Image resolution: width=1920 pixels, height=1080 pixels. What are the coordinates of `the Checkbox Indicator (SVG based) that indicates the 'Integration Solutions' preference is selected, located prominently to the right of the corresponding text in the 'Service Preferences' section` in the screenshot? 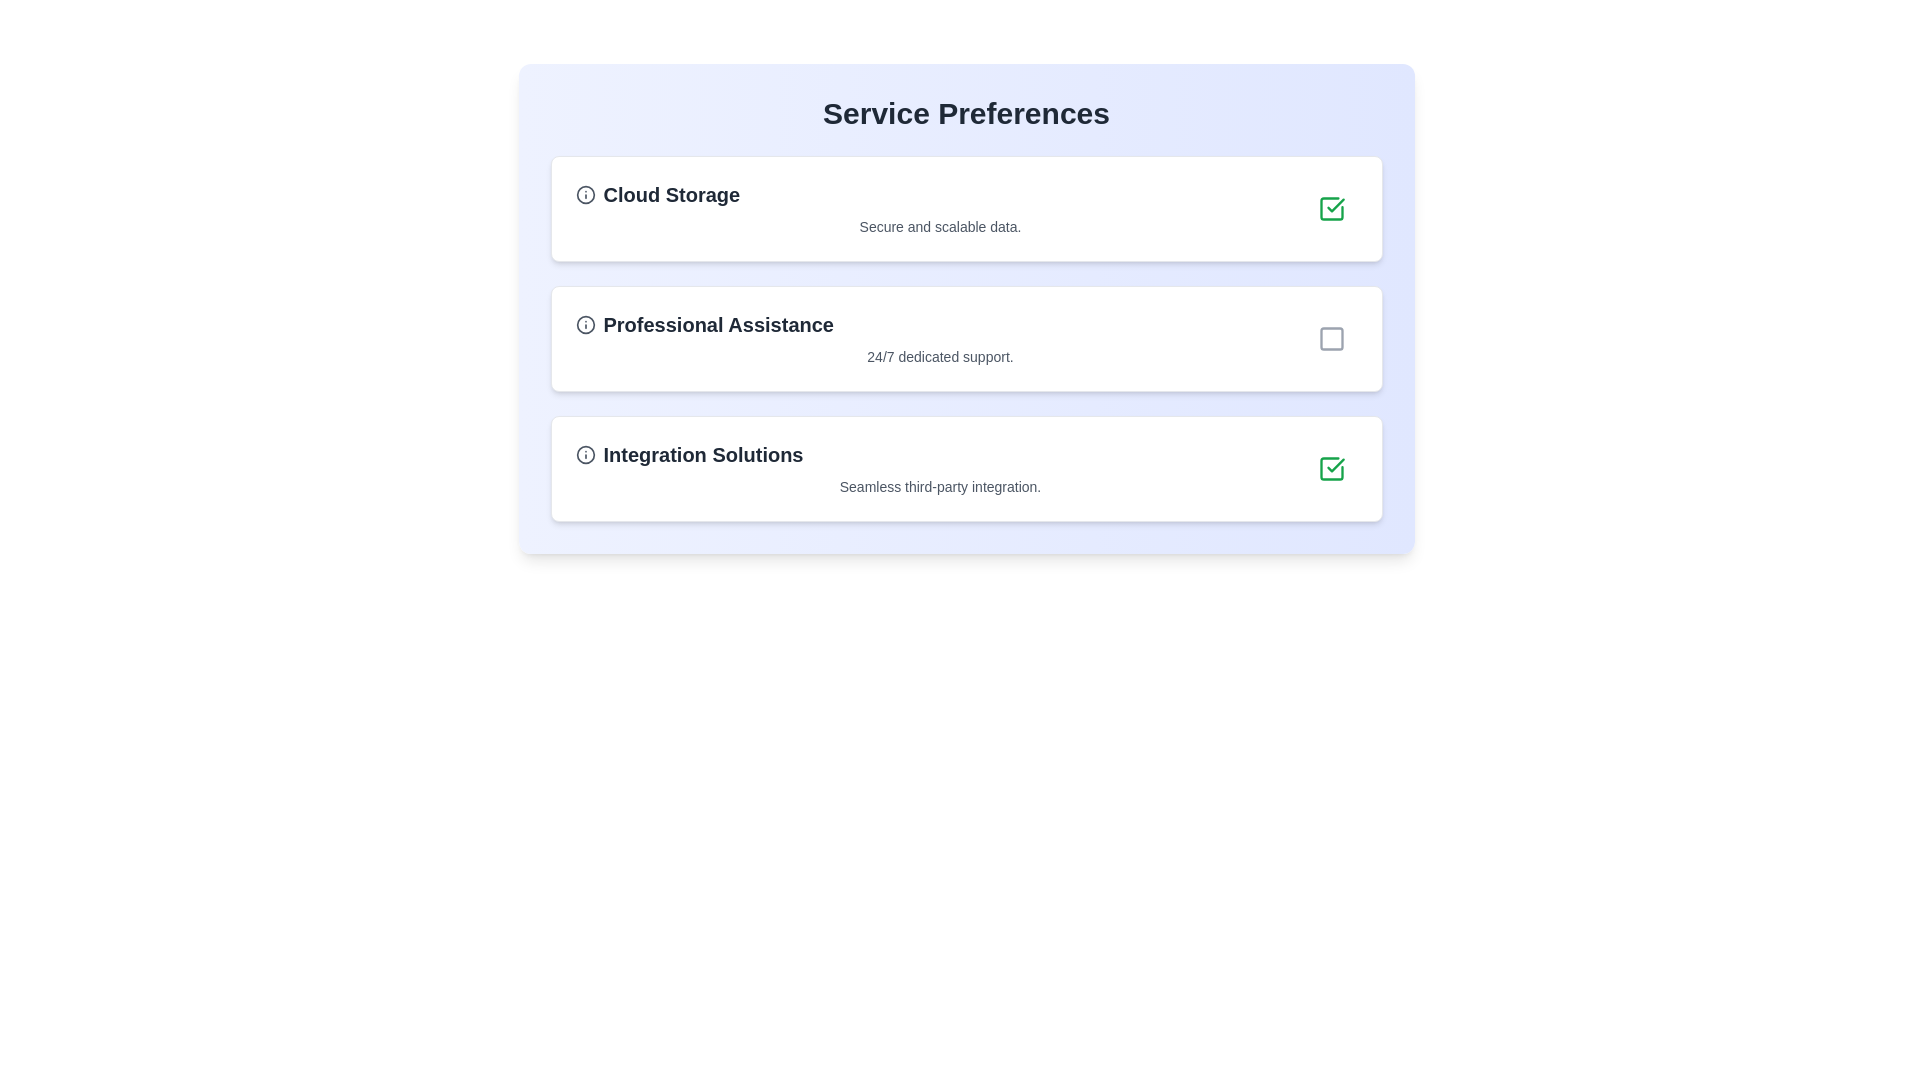 It's located at (1331, 469).